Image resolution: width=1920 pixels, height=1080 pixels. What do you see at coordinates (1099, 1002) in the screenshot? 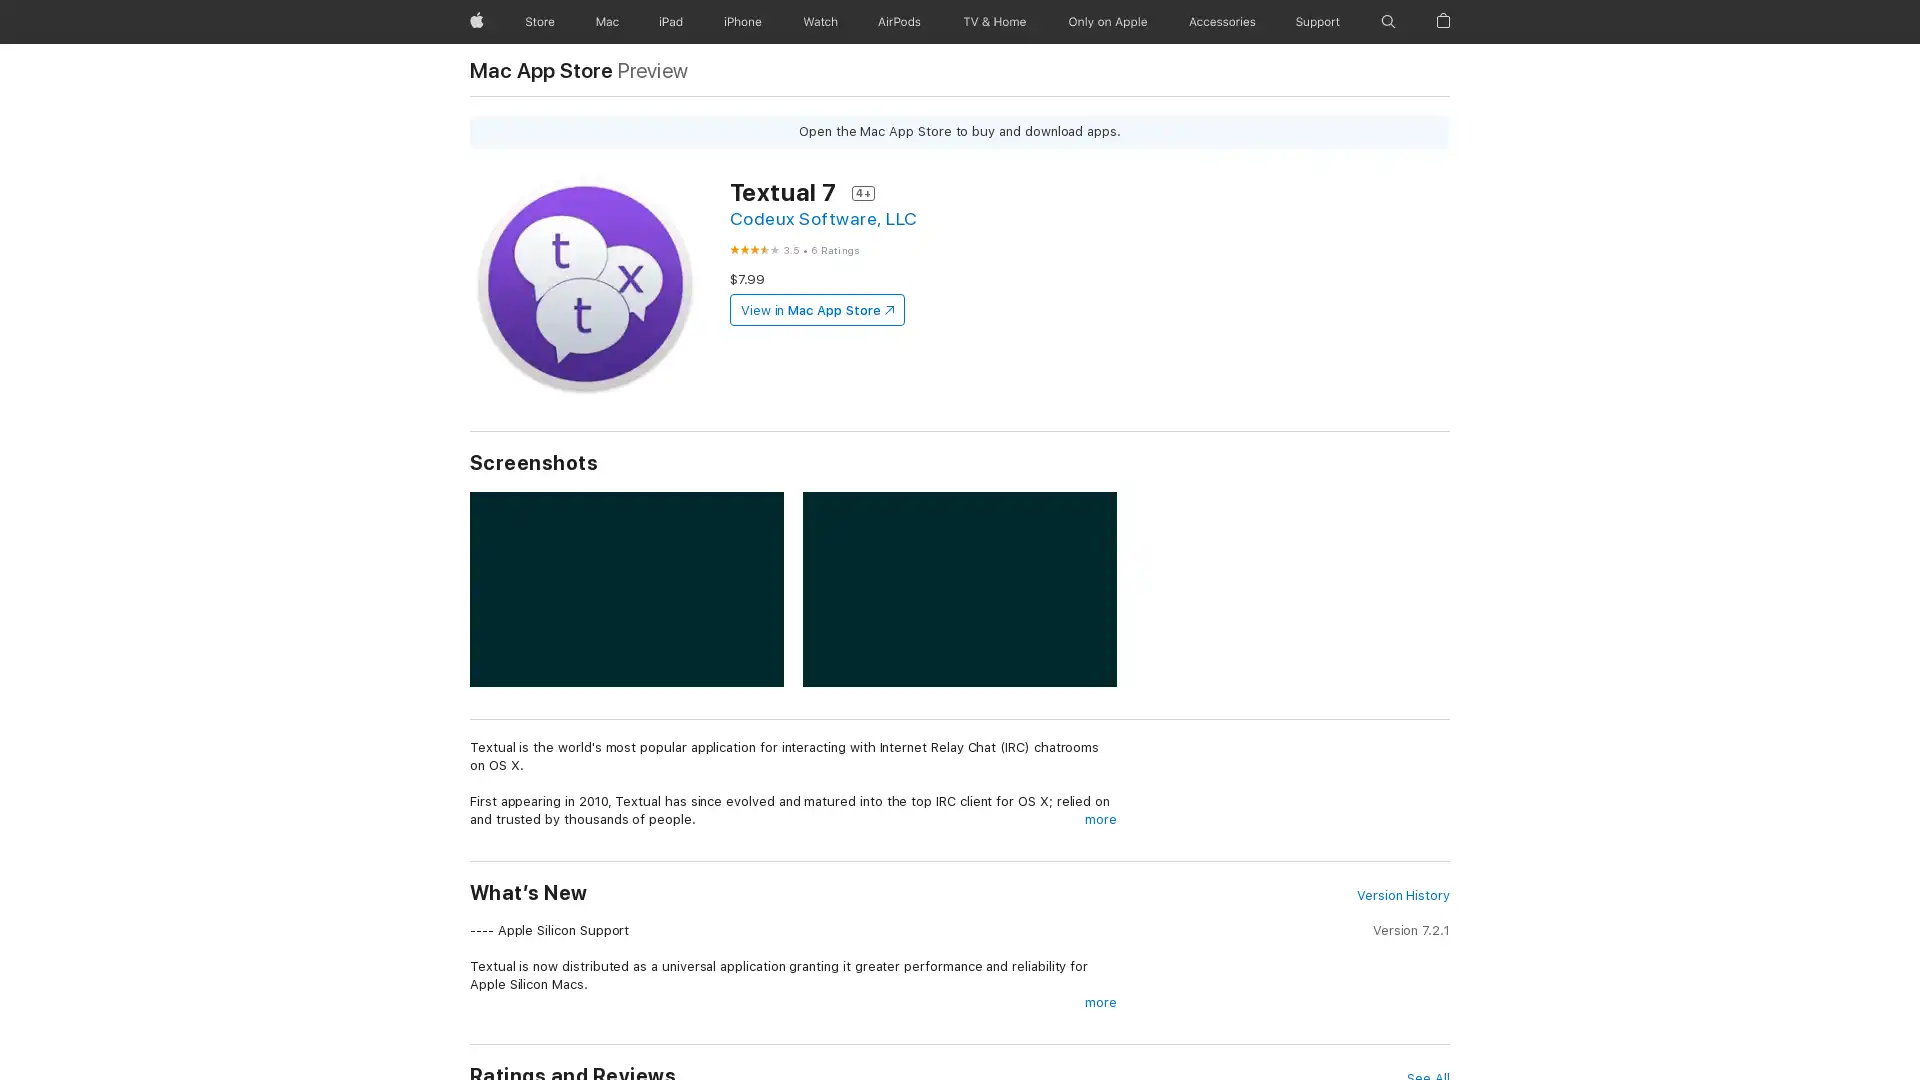
I see `more` at bounding box center [1099, 1002].